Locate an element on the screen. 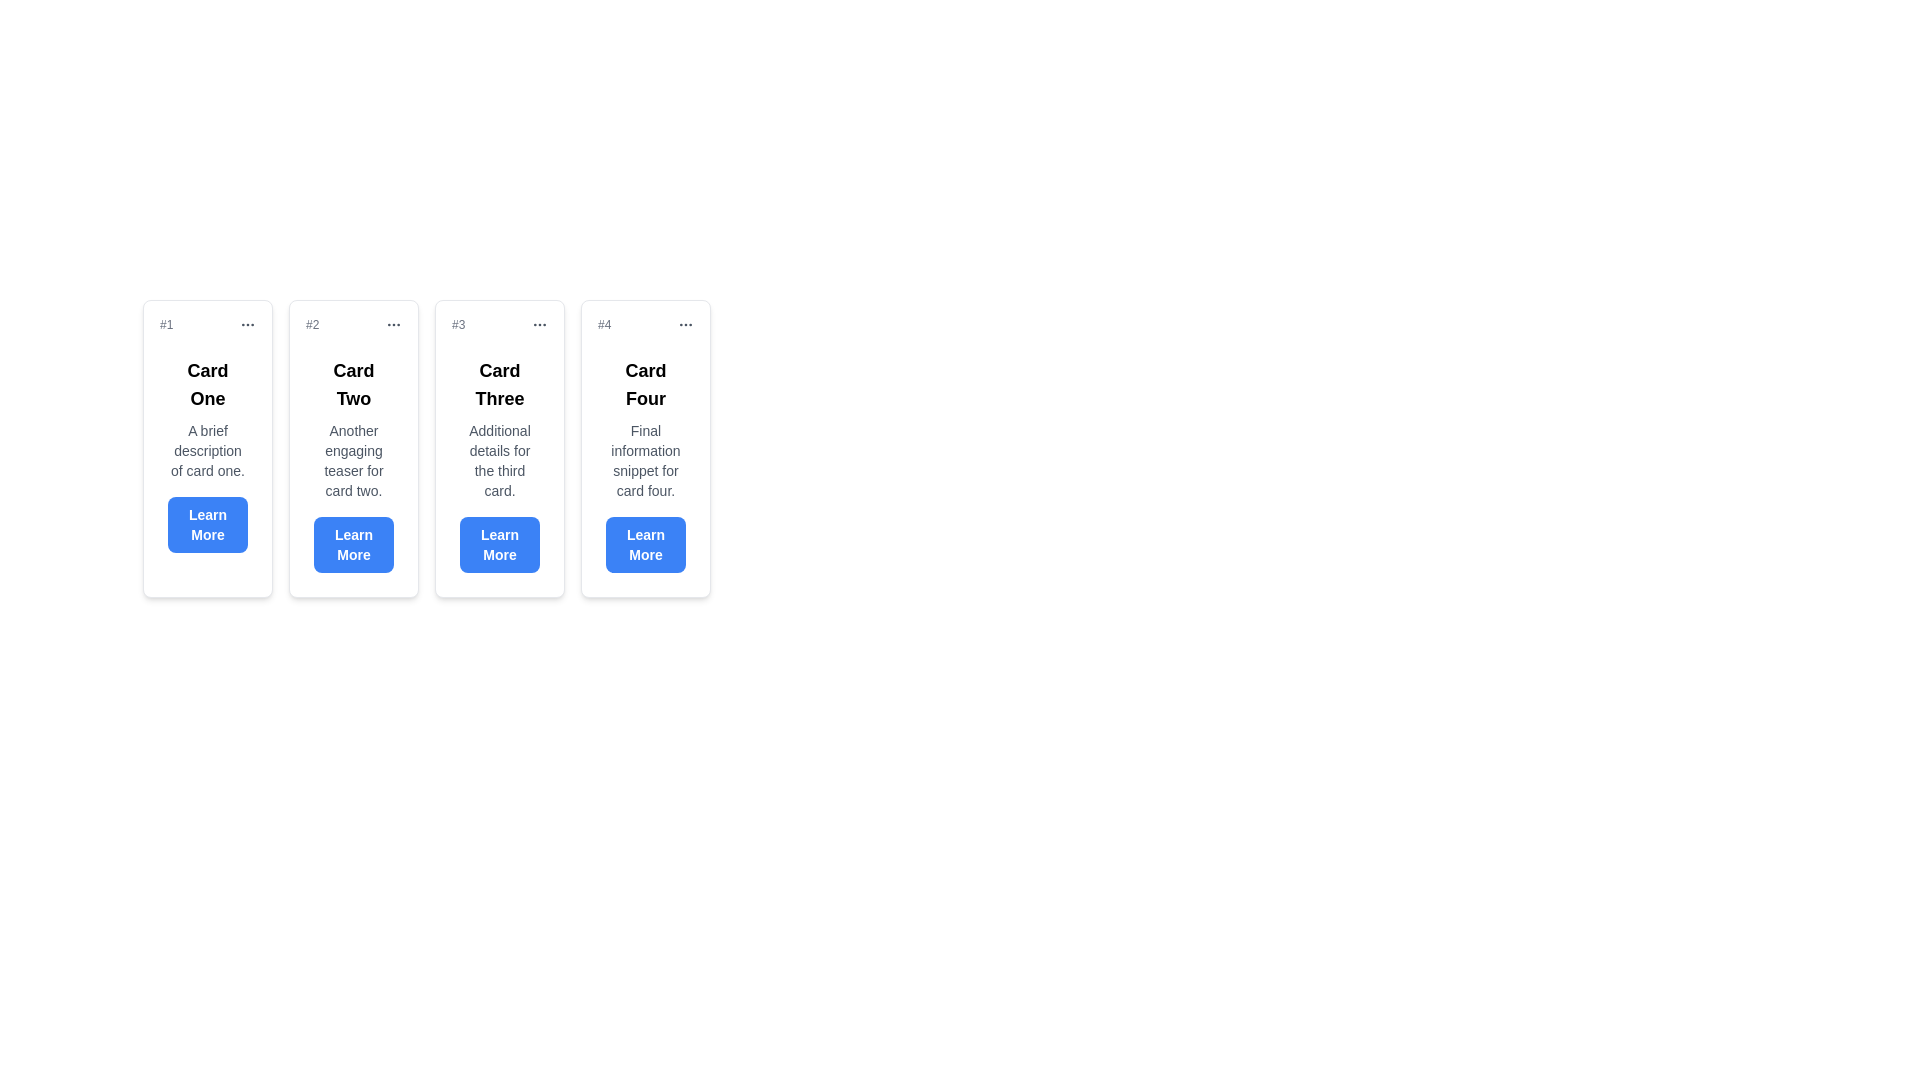 This screenshot has width=1920, height=1080. the ellipsis icon in the top-right corner of the header section of the second card is located at coordinates (393, 323).